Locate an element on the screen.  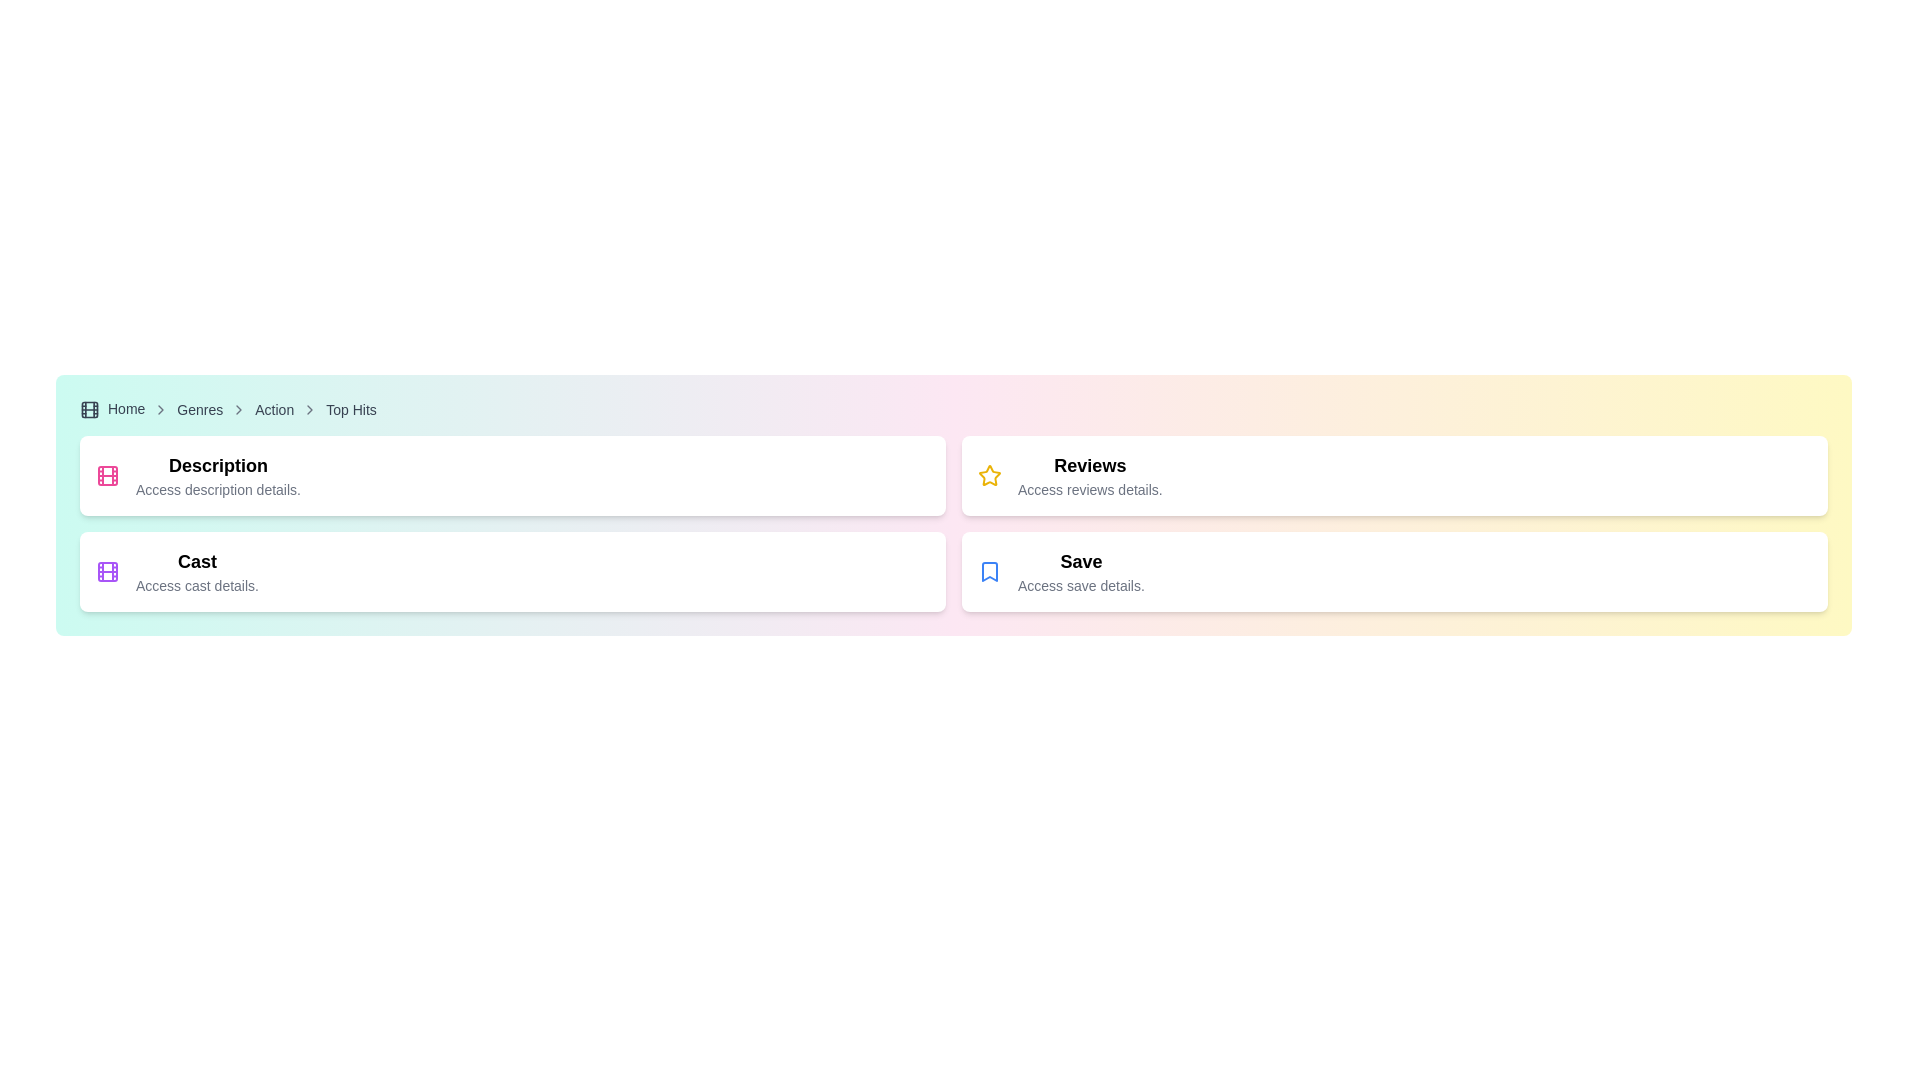
the decorative and directional icon that separates breadcrumb navigation items, located between the 'Home' and 'Genres' links is located at coordinates (161, 408).